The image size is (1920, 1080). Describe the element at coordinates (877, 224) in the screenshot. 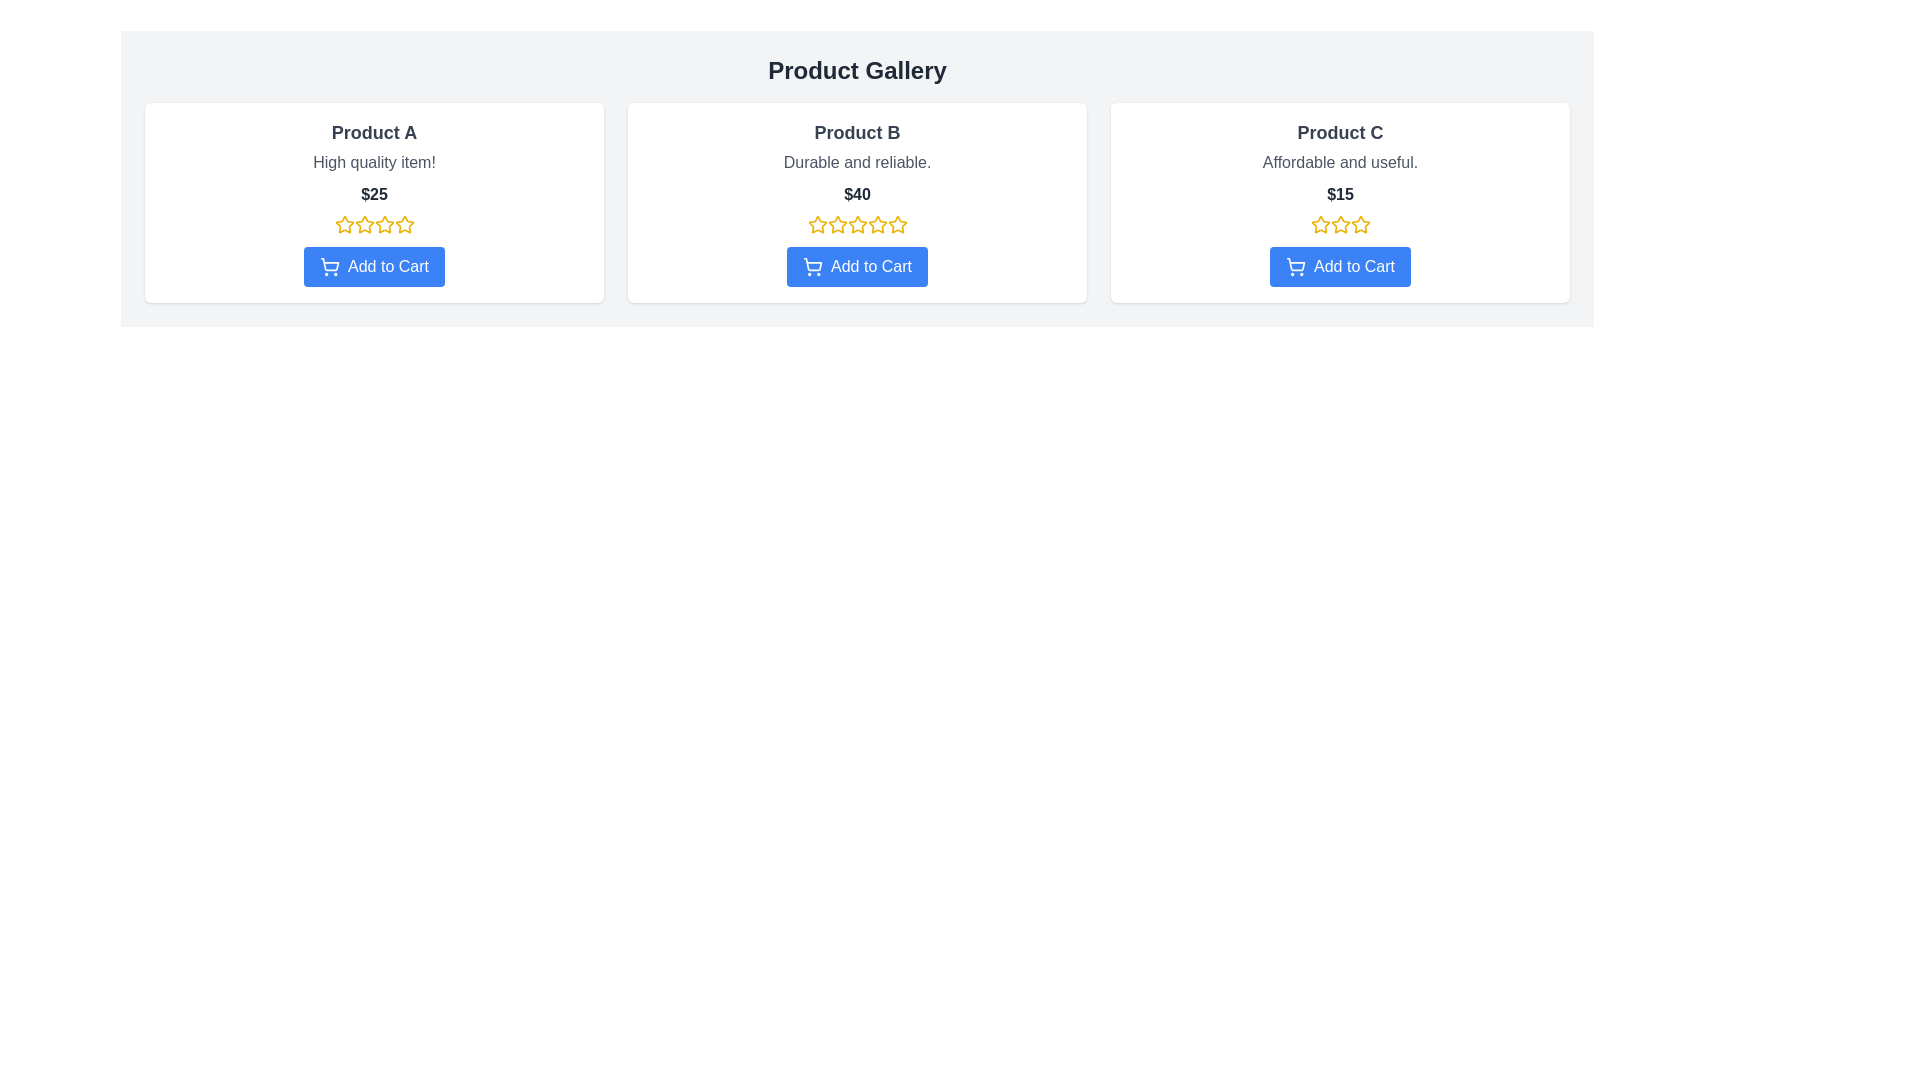

I see `the third star in the rating system for 'Product B', which is located centrally within the product card below the product name and price text` at that location.